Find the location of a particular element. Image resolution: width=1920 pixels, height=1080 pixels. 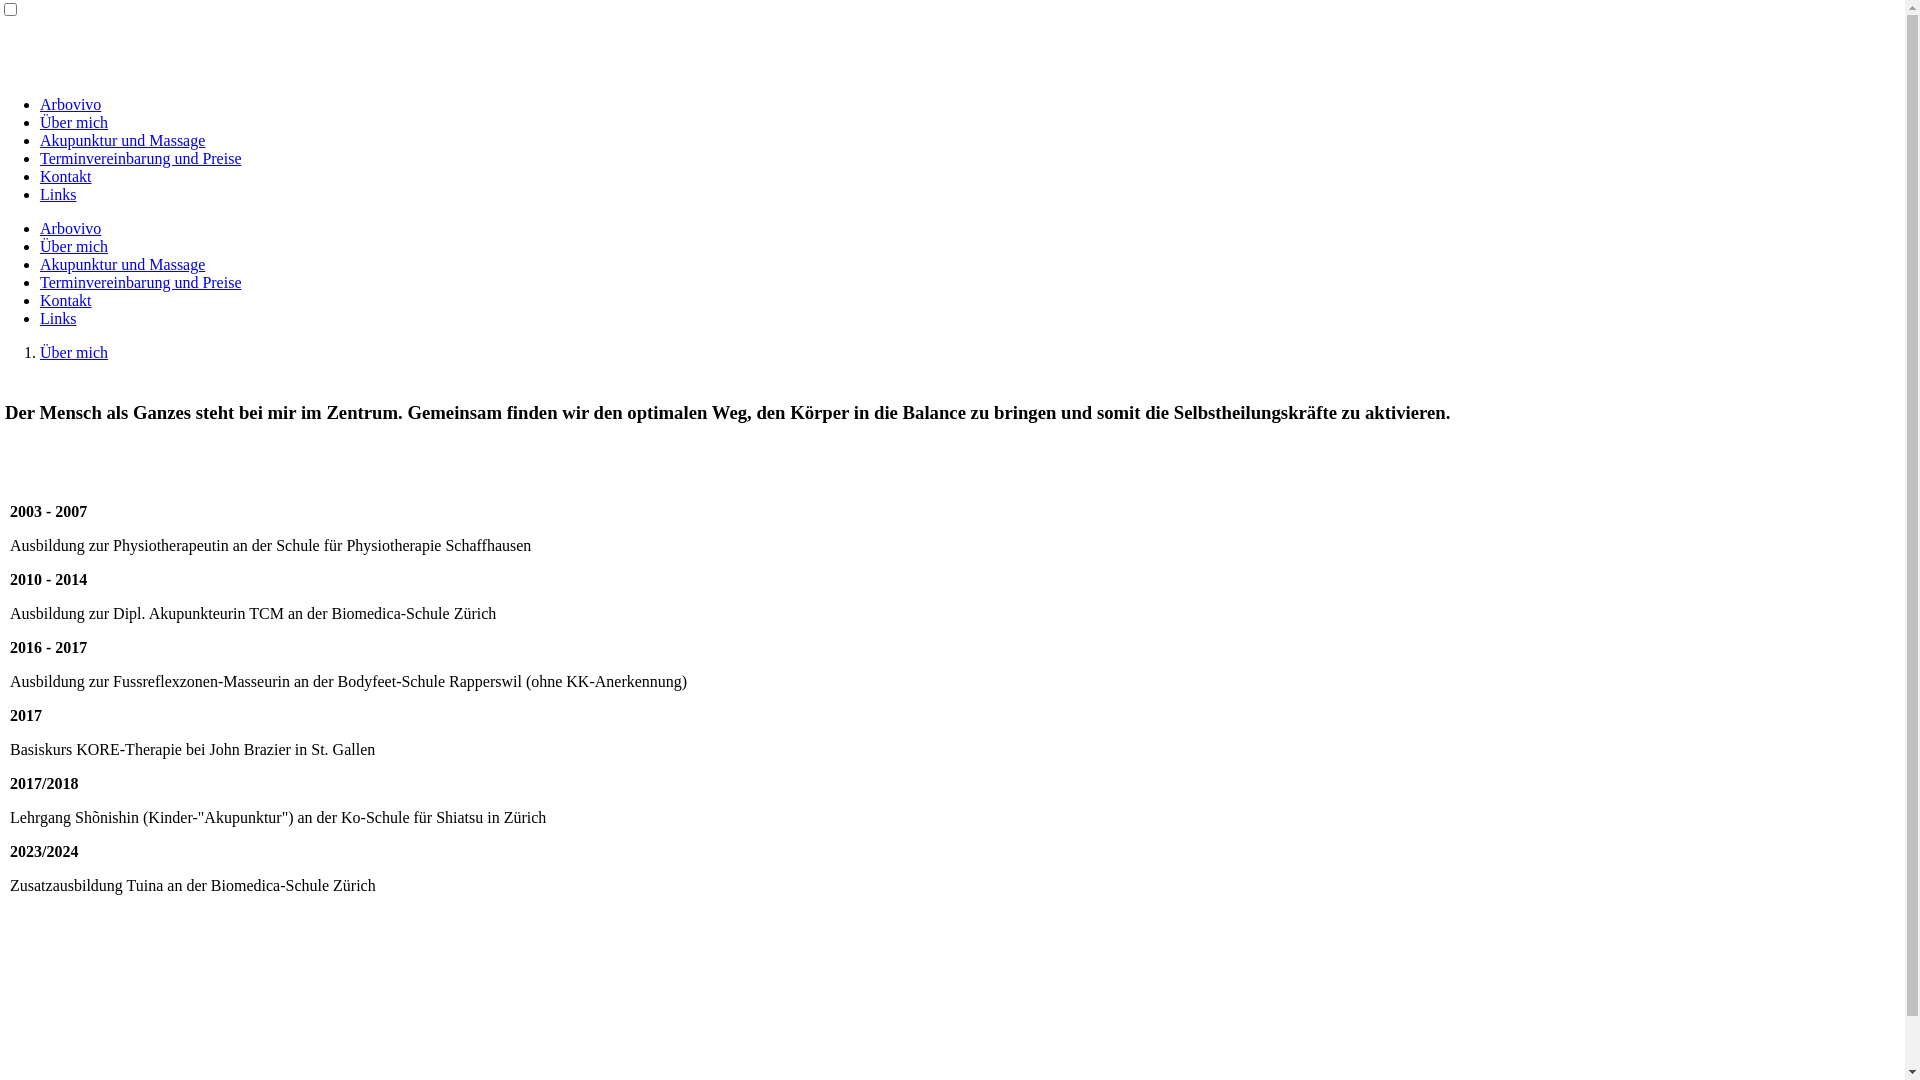

'Kontakt' is located at coordinates (66, 175).